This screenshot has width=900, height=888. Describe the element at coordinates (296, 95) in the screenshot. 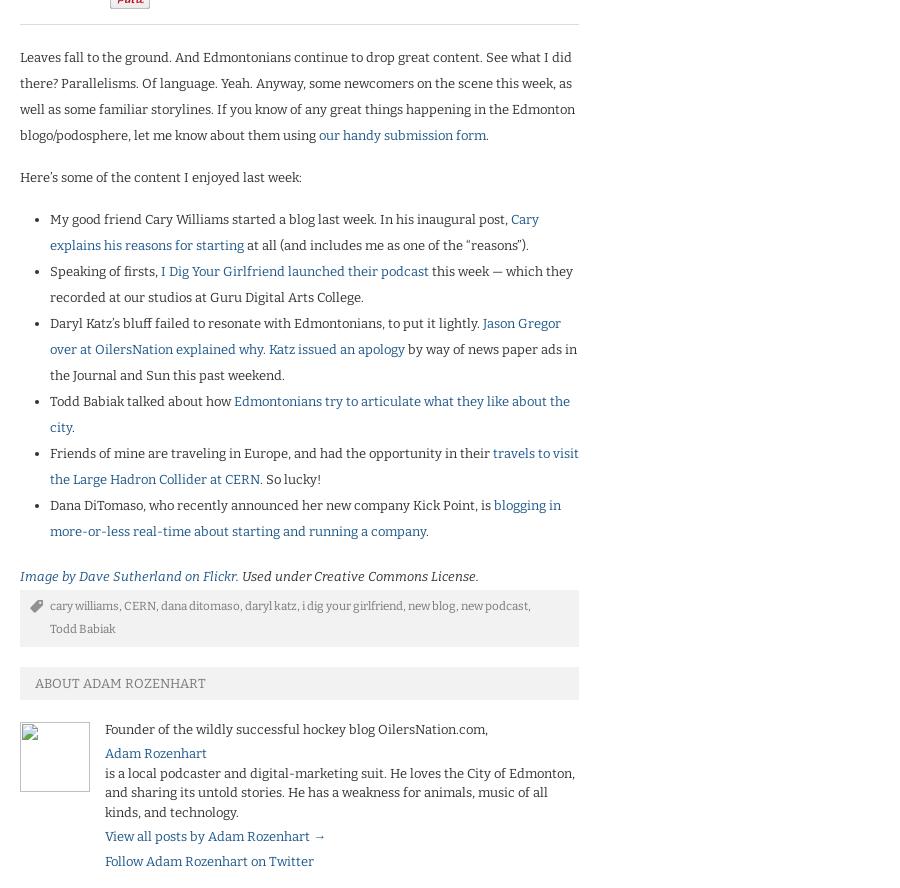

I see `'Leaves fall to the ground. And Edmontonians continue to drop great content. See what I did there? Parallelisms. Of language. Yeah. Anyway, some newcomers on the scene this week, as well as some familiar storylines. If you know of any great things happening in the Edmonton blogo/podosphere, let me know about them using'` at that location.